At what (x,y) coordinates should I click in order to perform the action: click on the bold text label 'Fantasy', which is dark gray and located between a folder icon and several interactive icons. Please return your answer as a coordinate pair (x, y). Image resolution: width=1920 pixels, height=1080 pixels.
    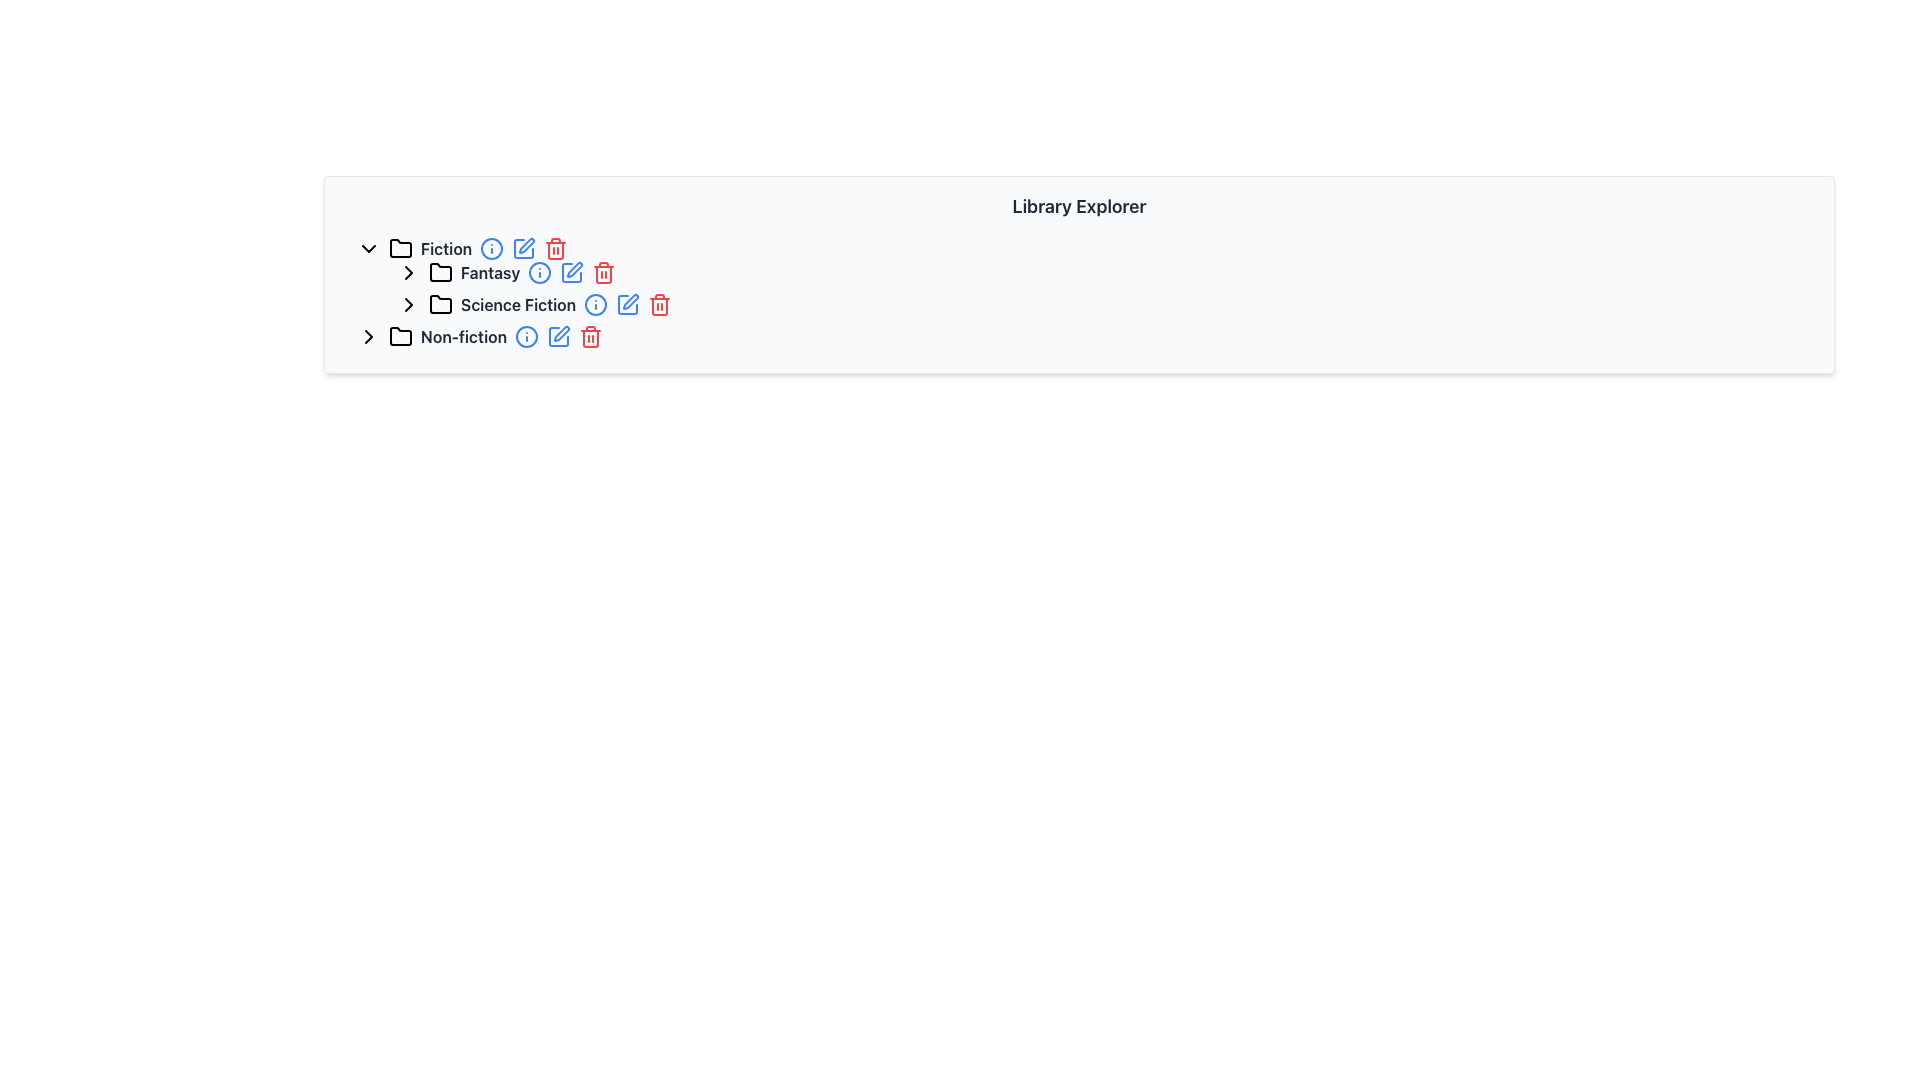
    Looking at the image, I should click on (490, 273).